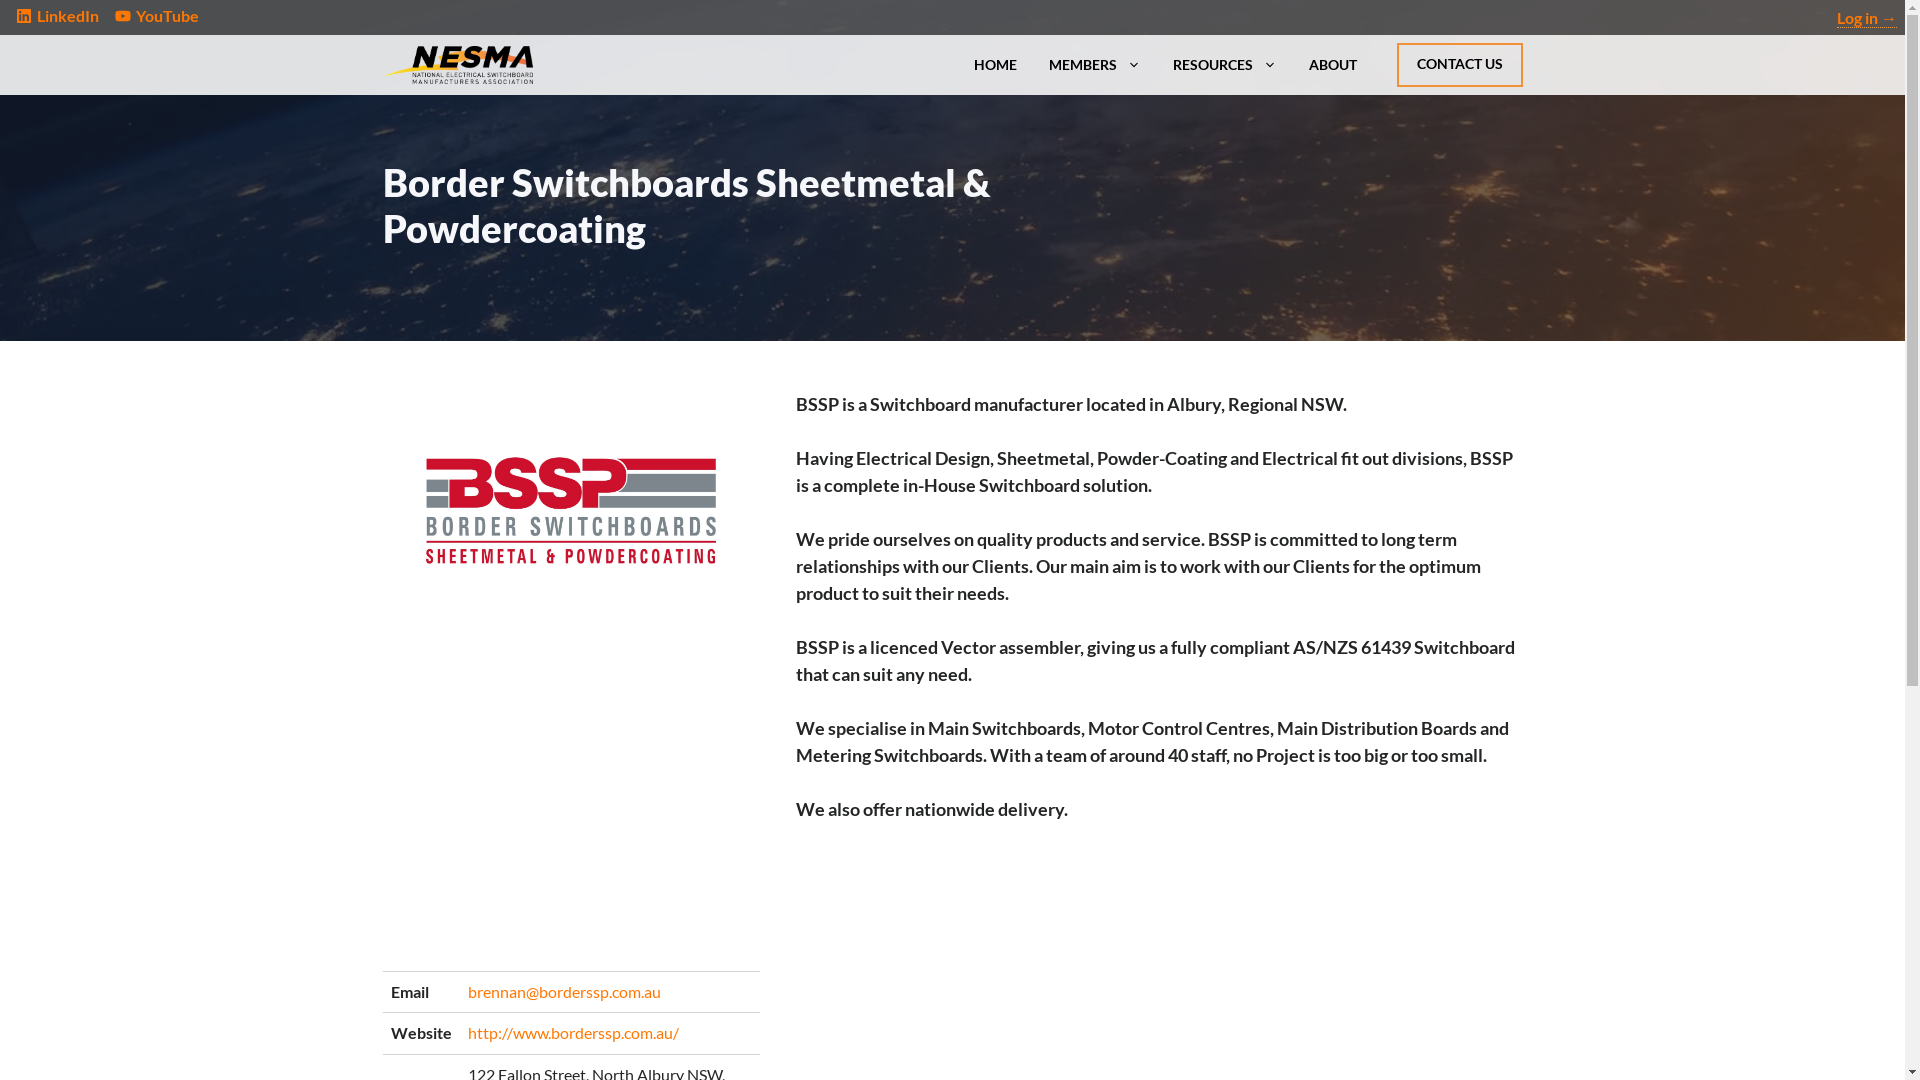 This screenshot has height=1080, width=1920. I want to click on 'ABOUT', so click(1332, 64).